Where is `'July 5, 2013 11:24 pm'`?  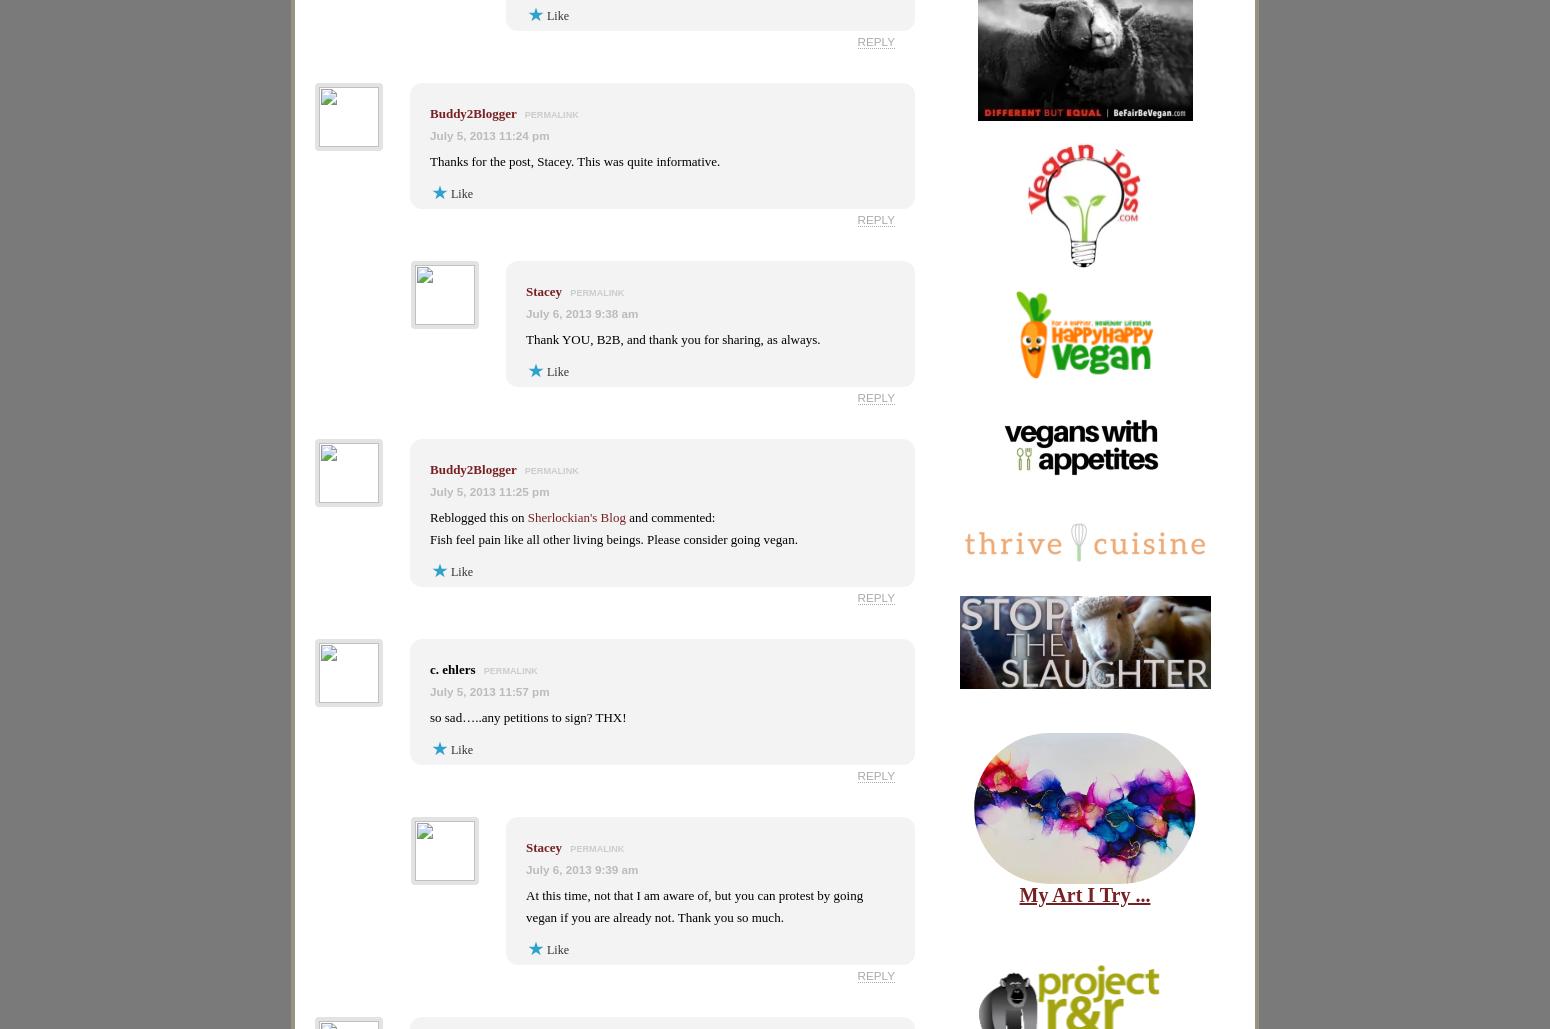
'July 5, 2013 11:24 pm' is located at coordinates (488, 134).